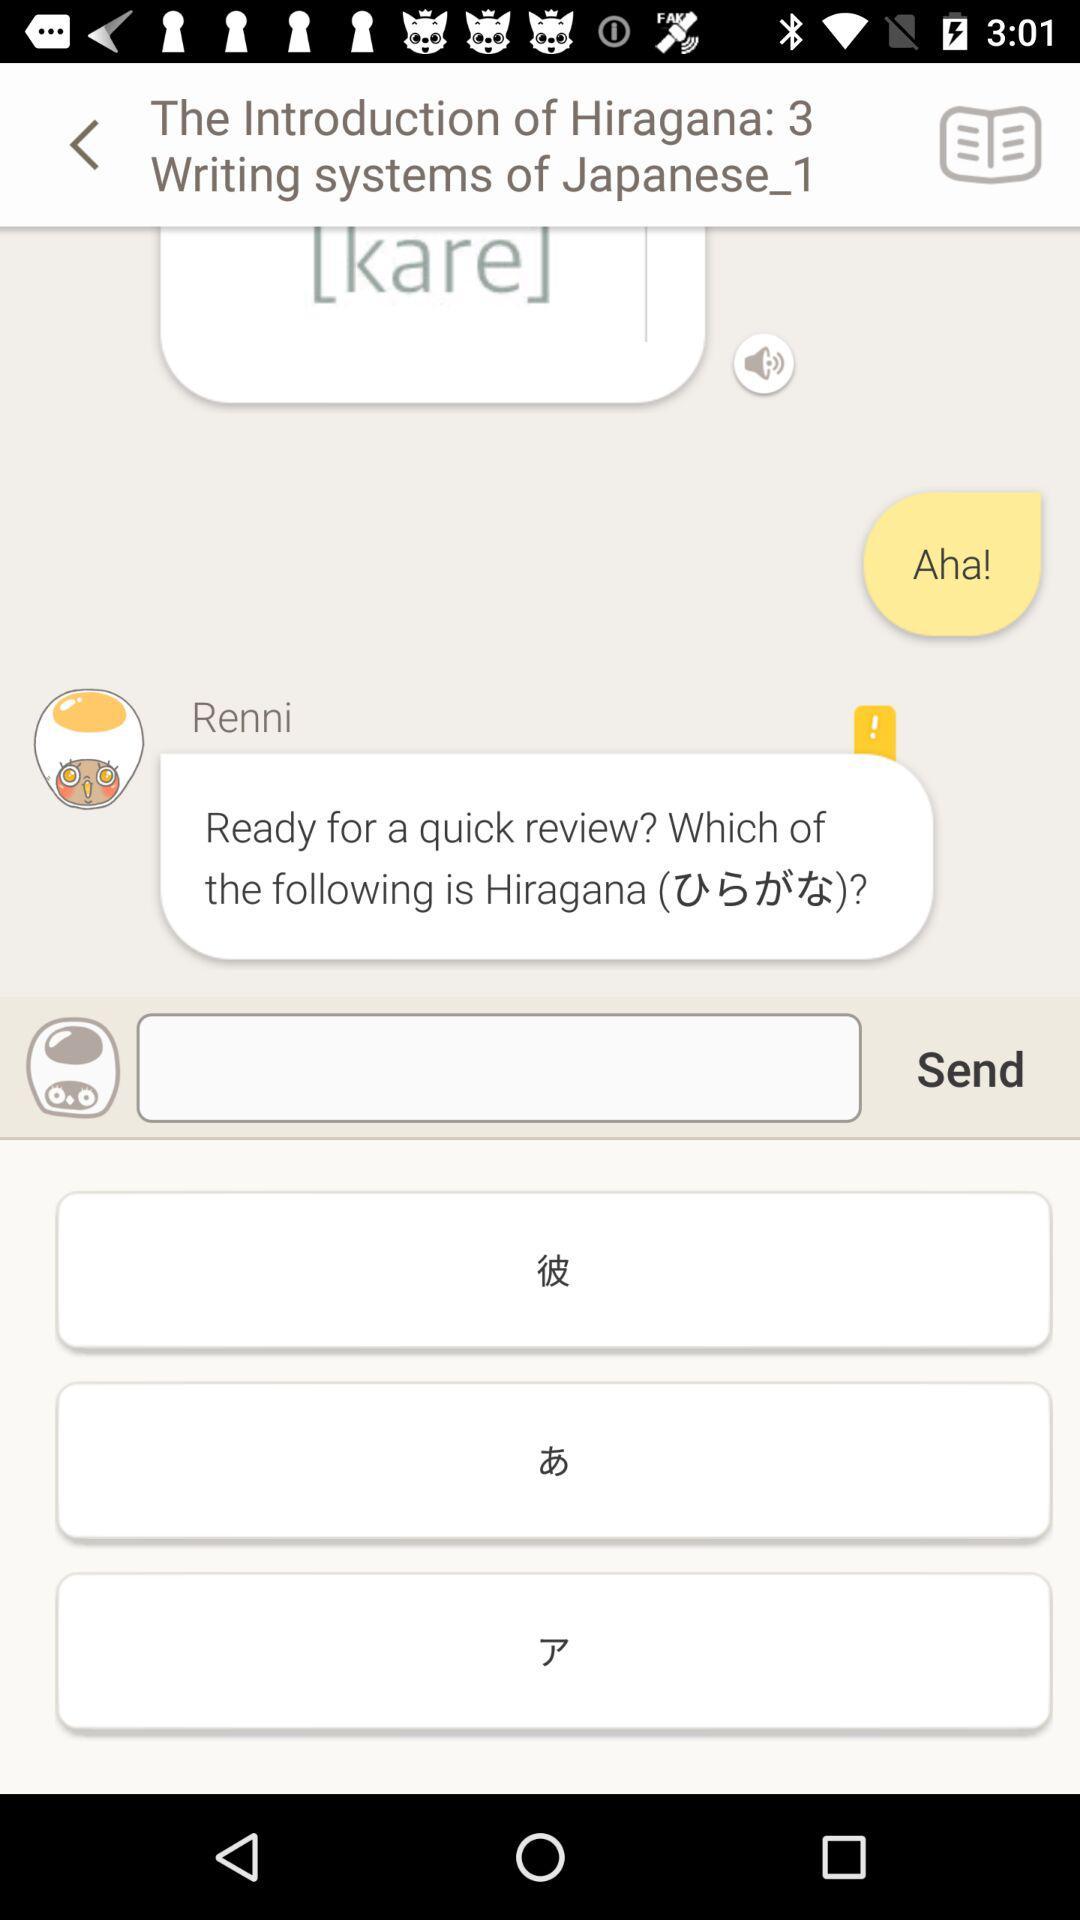 Image resolution: width=1080 pixels, height=1920 pixels. Describe the element at coordinates (874, 734) in the screenshot. I see `the icon right to the text renni` at that location.